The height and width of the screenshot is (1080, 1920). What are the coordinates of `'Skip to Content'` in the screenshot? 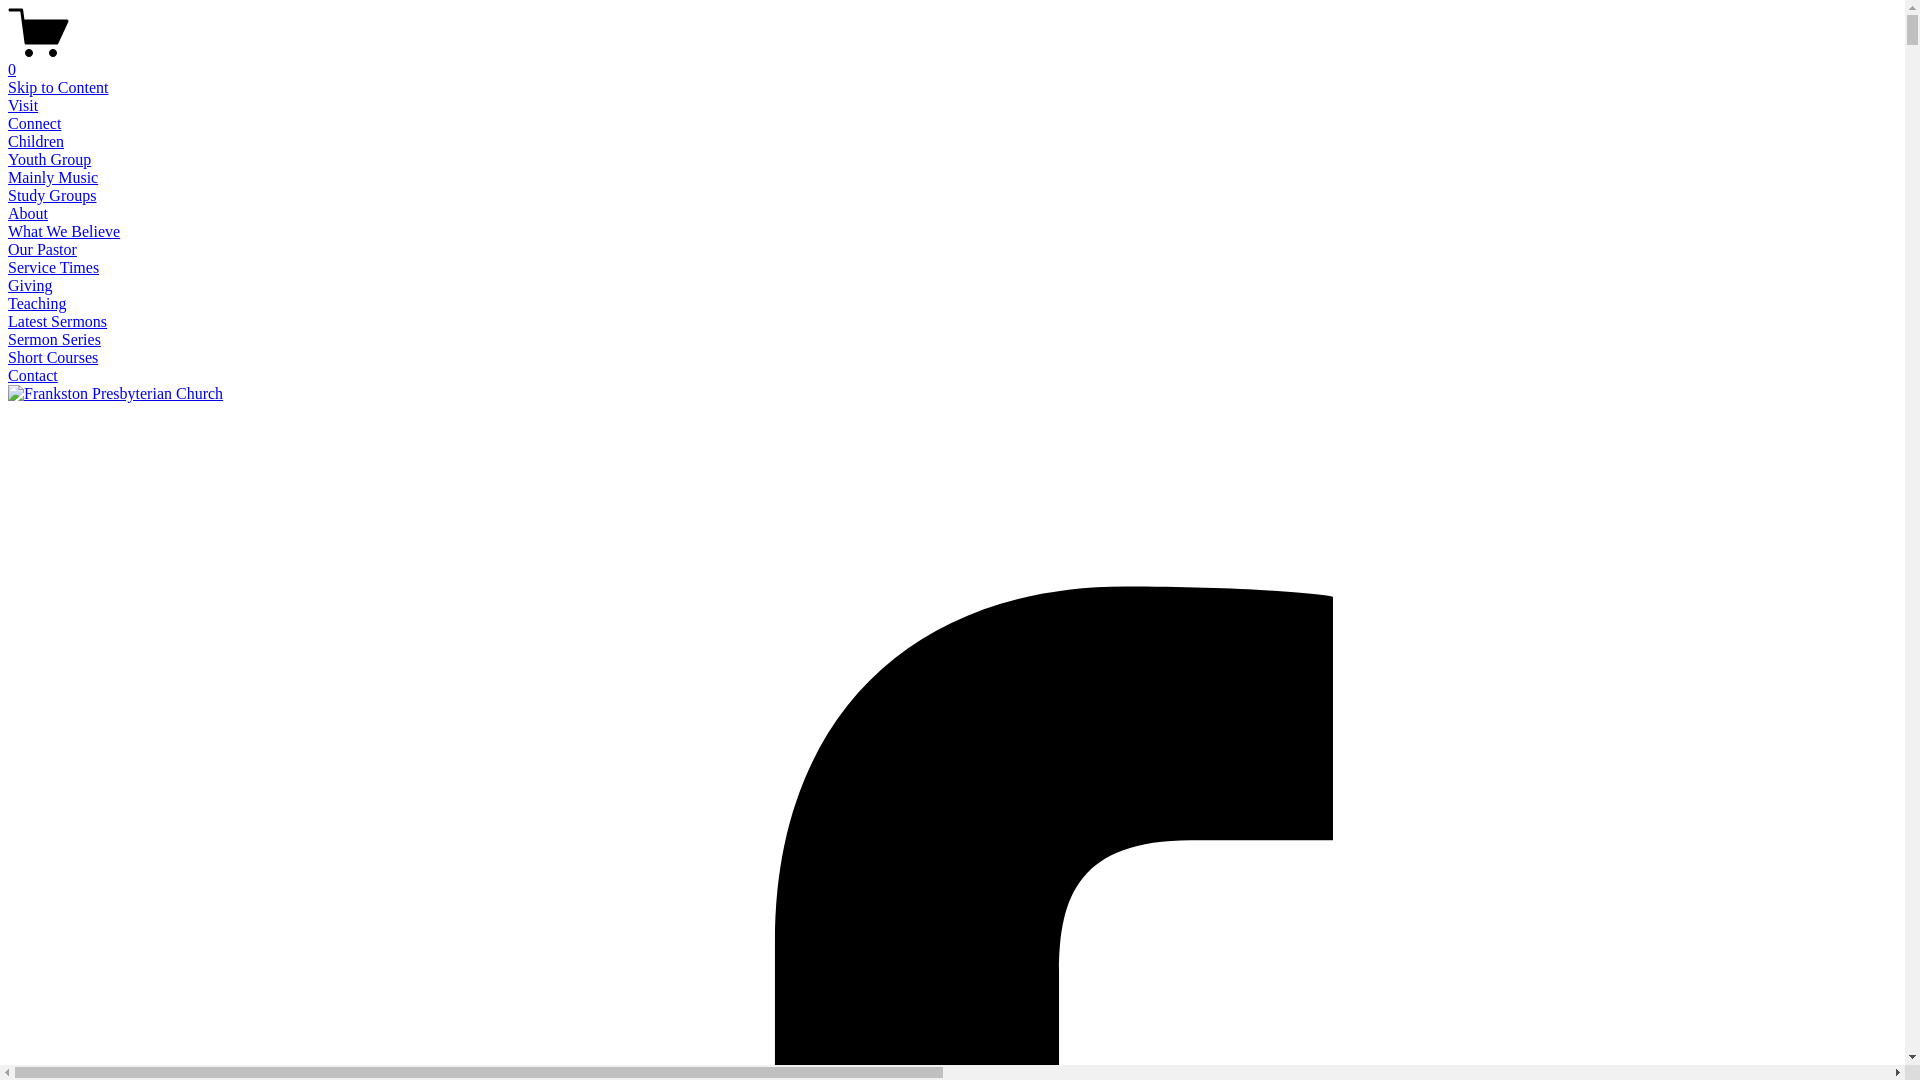 It's located at (57, 86).